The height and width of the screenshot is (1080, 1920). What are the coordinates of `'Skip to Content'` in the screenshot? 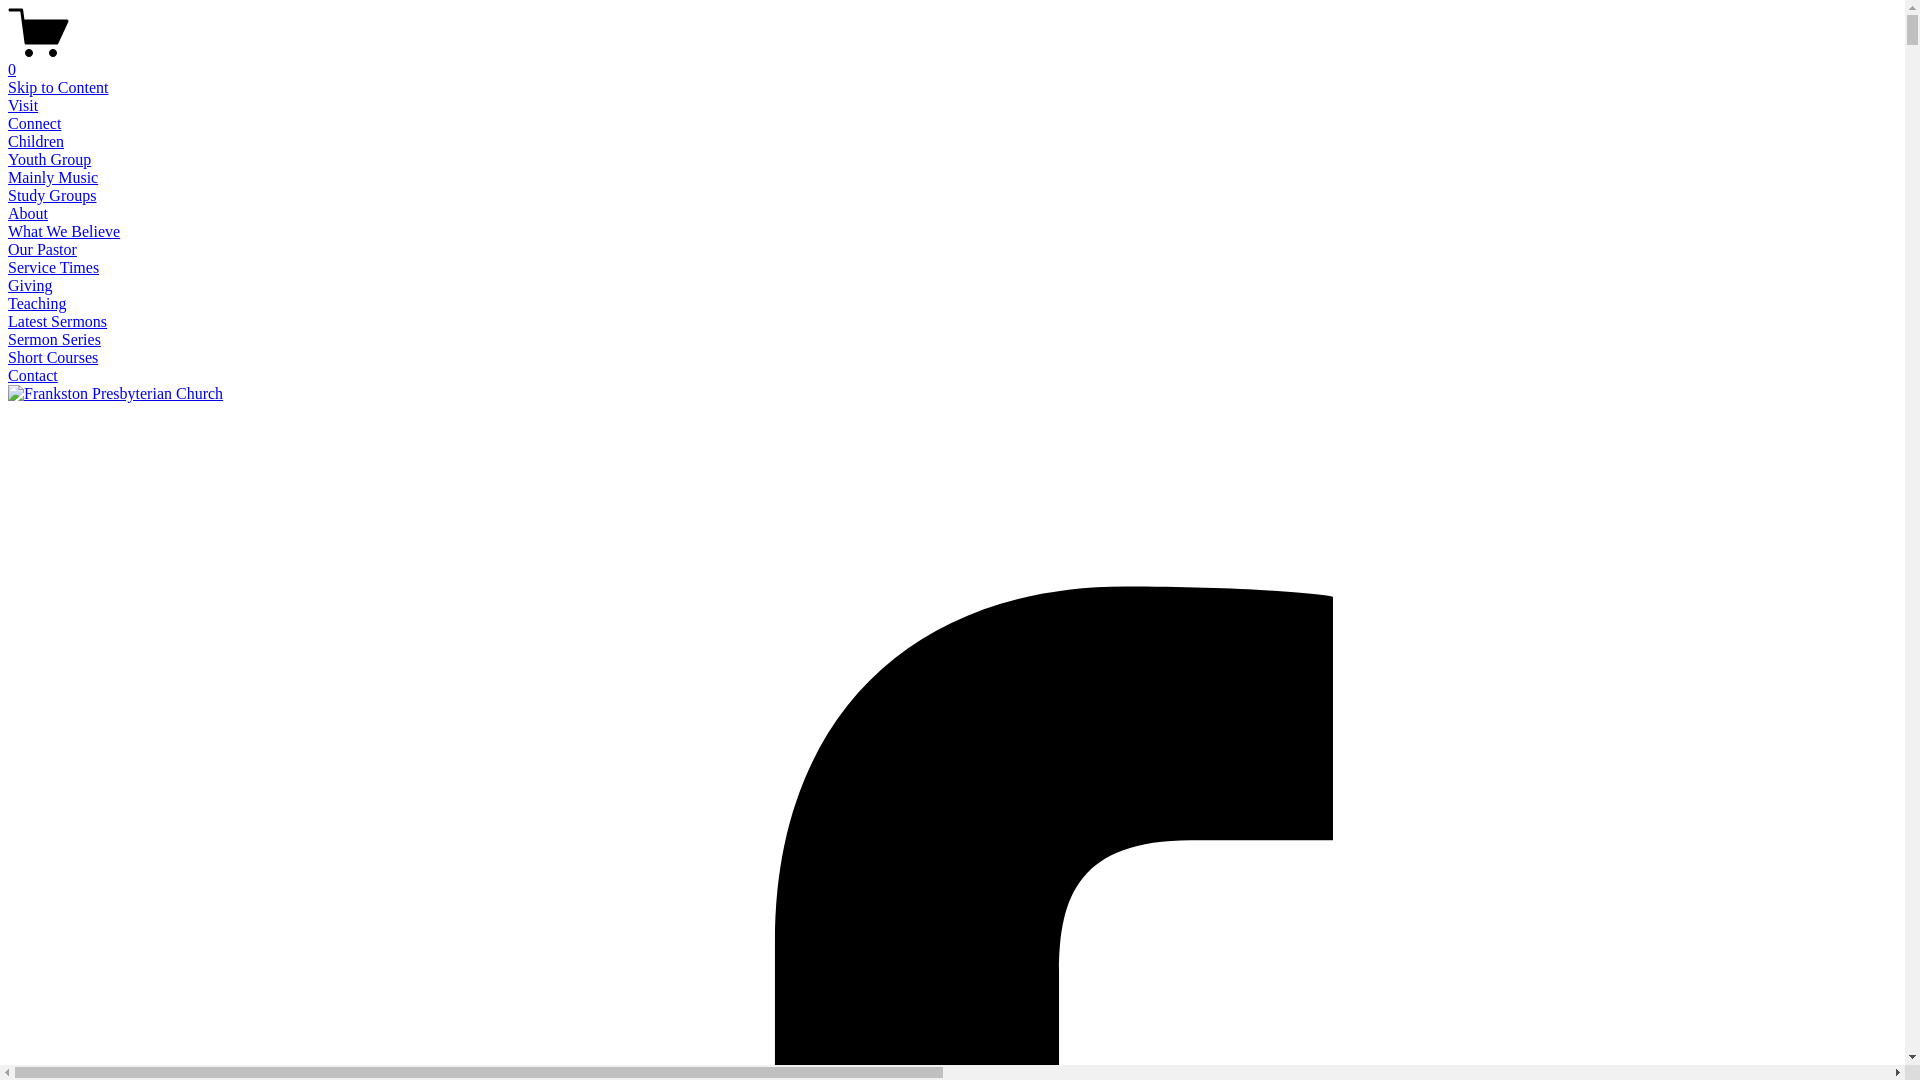 It's located at (57, 86).